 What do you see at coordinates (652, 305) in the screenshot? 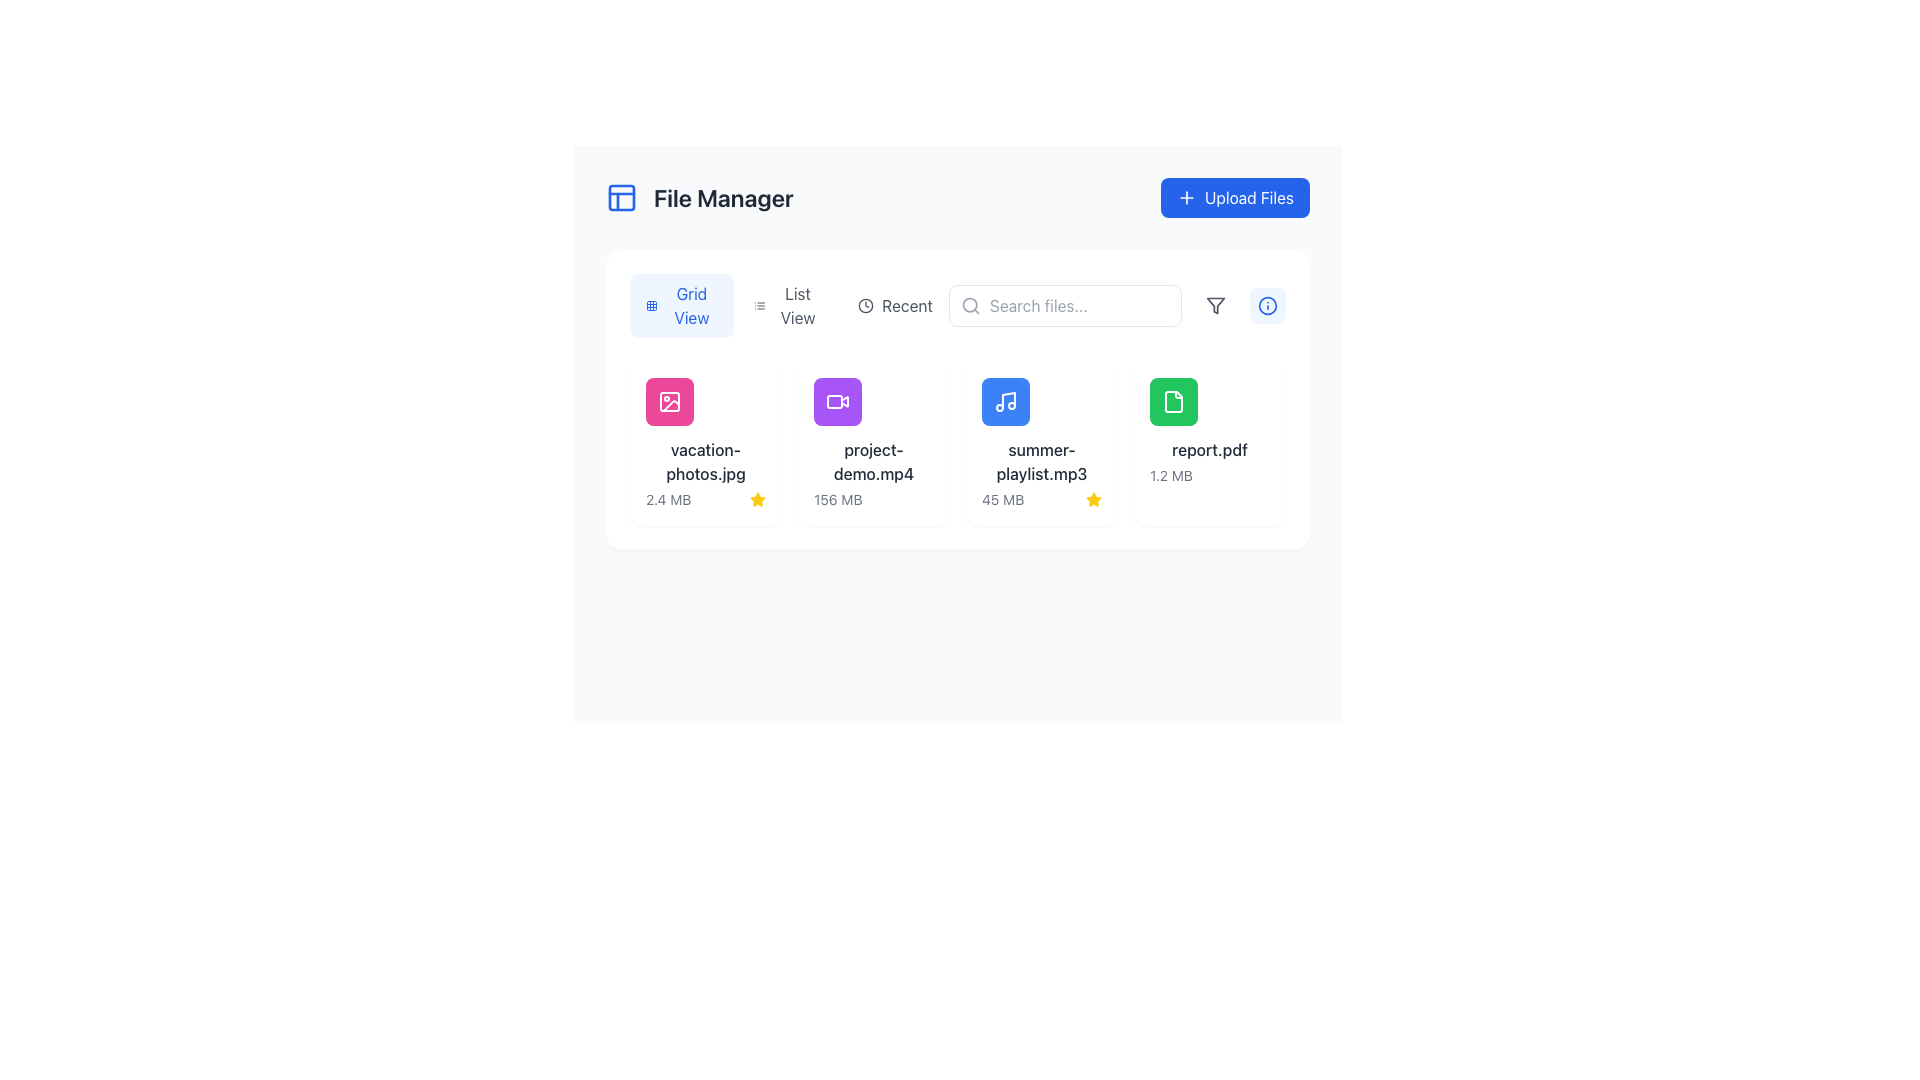
I see `the button to the left of 'Grid View' in the header section of the 'File Manager' to switch to grid view` at bounding box center [652, 305].